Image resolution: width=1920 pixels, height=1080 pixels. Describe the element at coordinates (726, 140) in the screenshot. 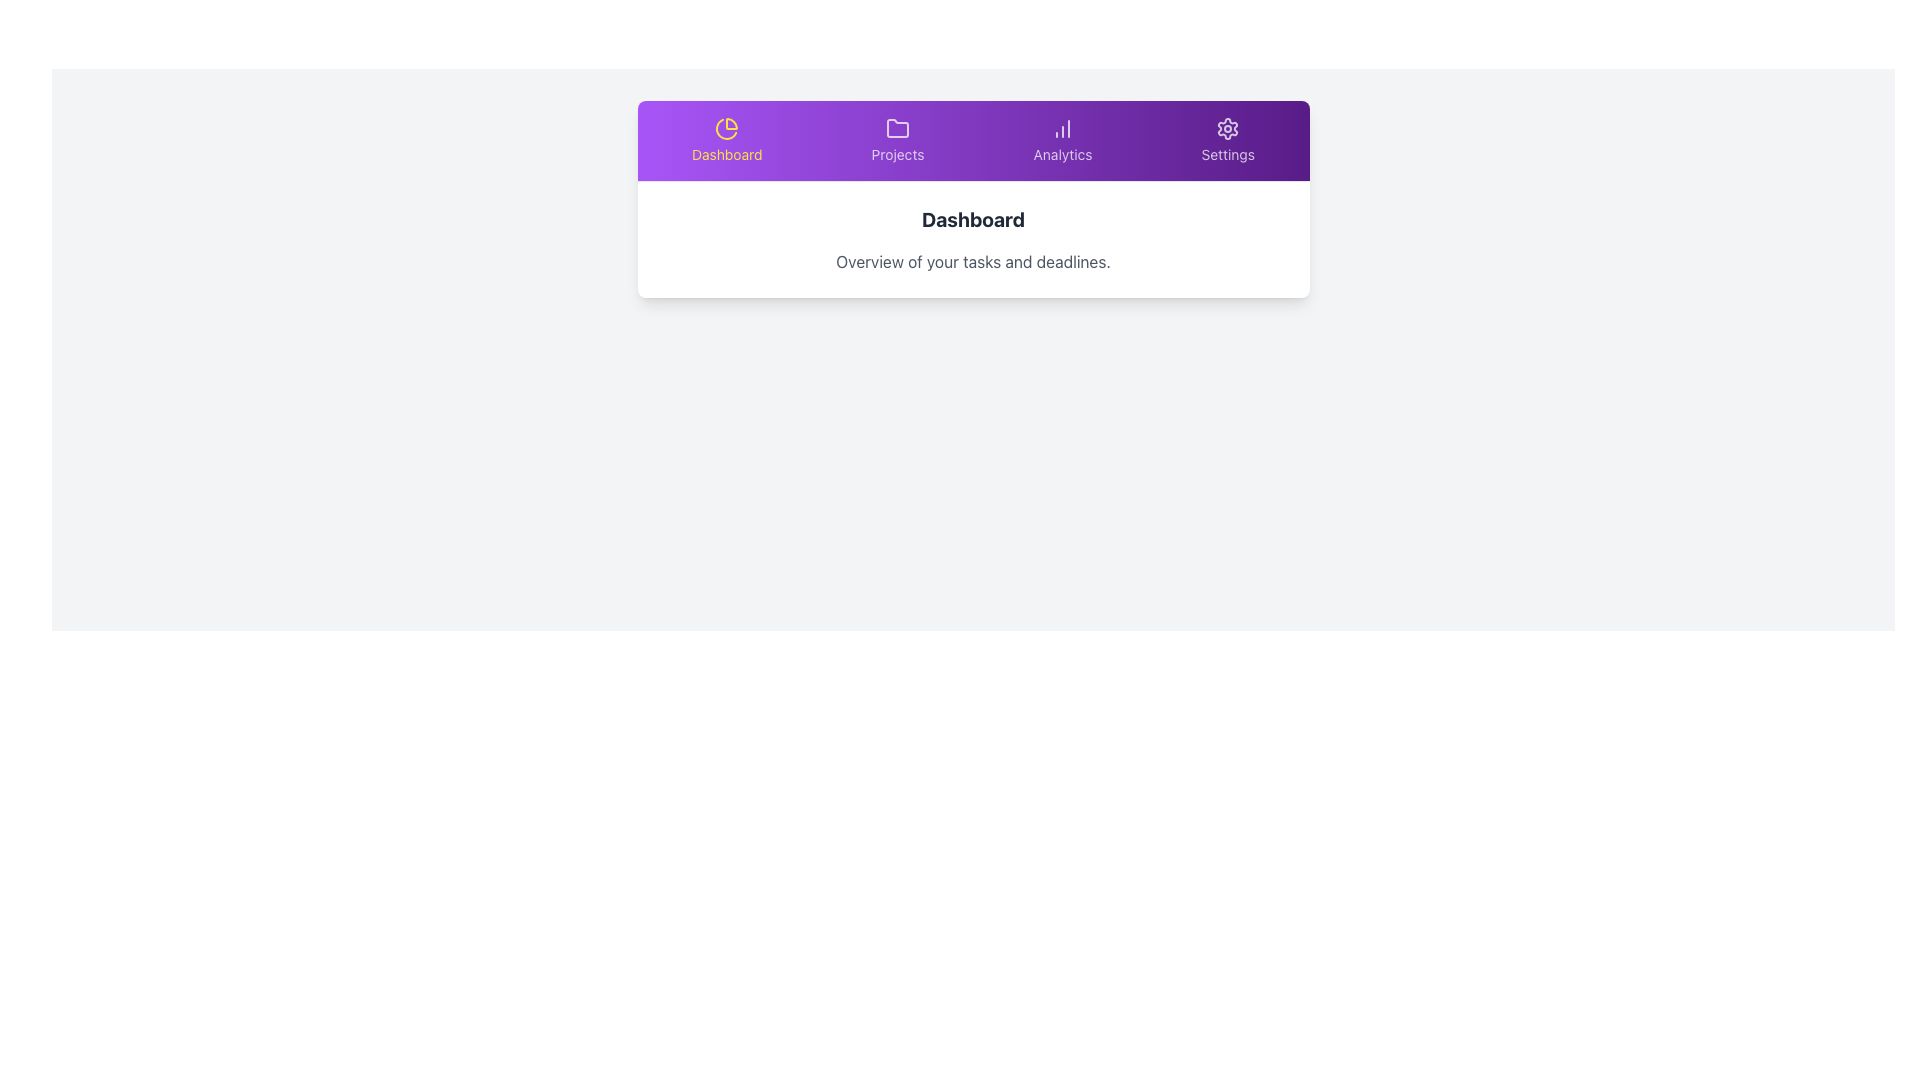

I see `the 'Dashboard' button, which features a yellow pie chart icon and is located in the top horizontal navigation bar` at that location.